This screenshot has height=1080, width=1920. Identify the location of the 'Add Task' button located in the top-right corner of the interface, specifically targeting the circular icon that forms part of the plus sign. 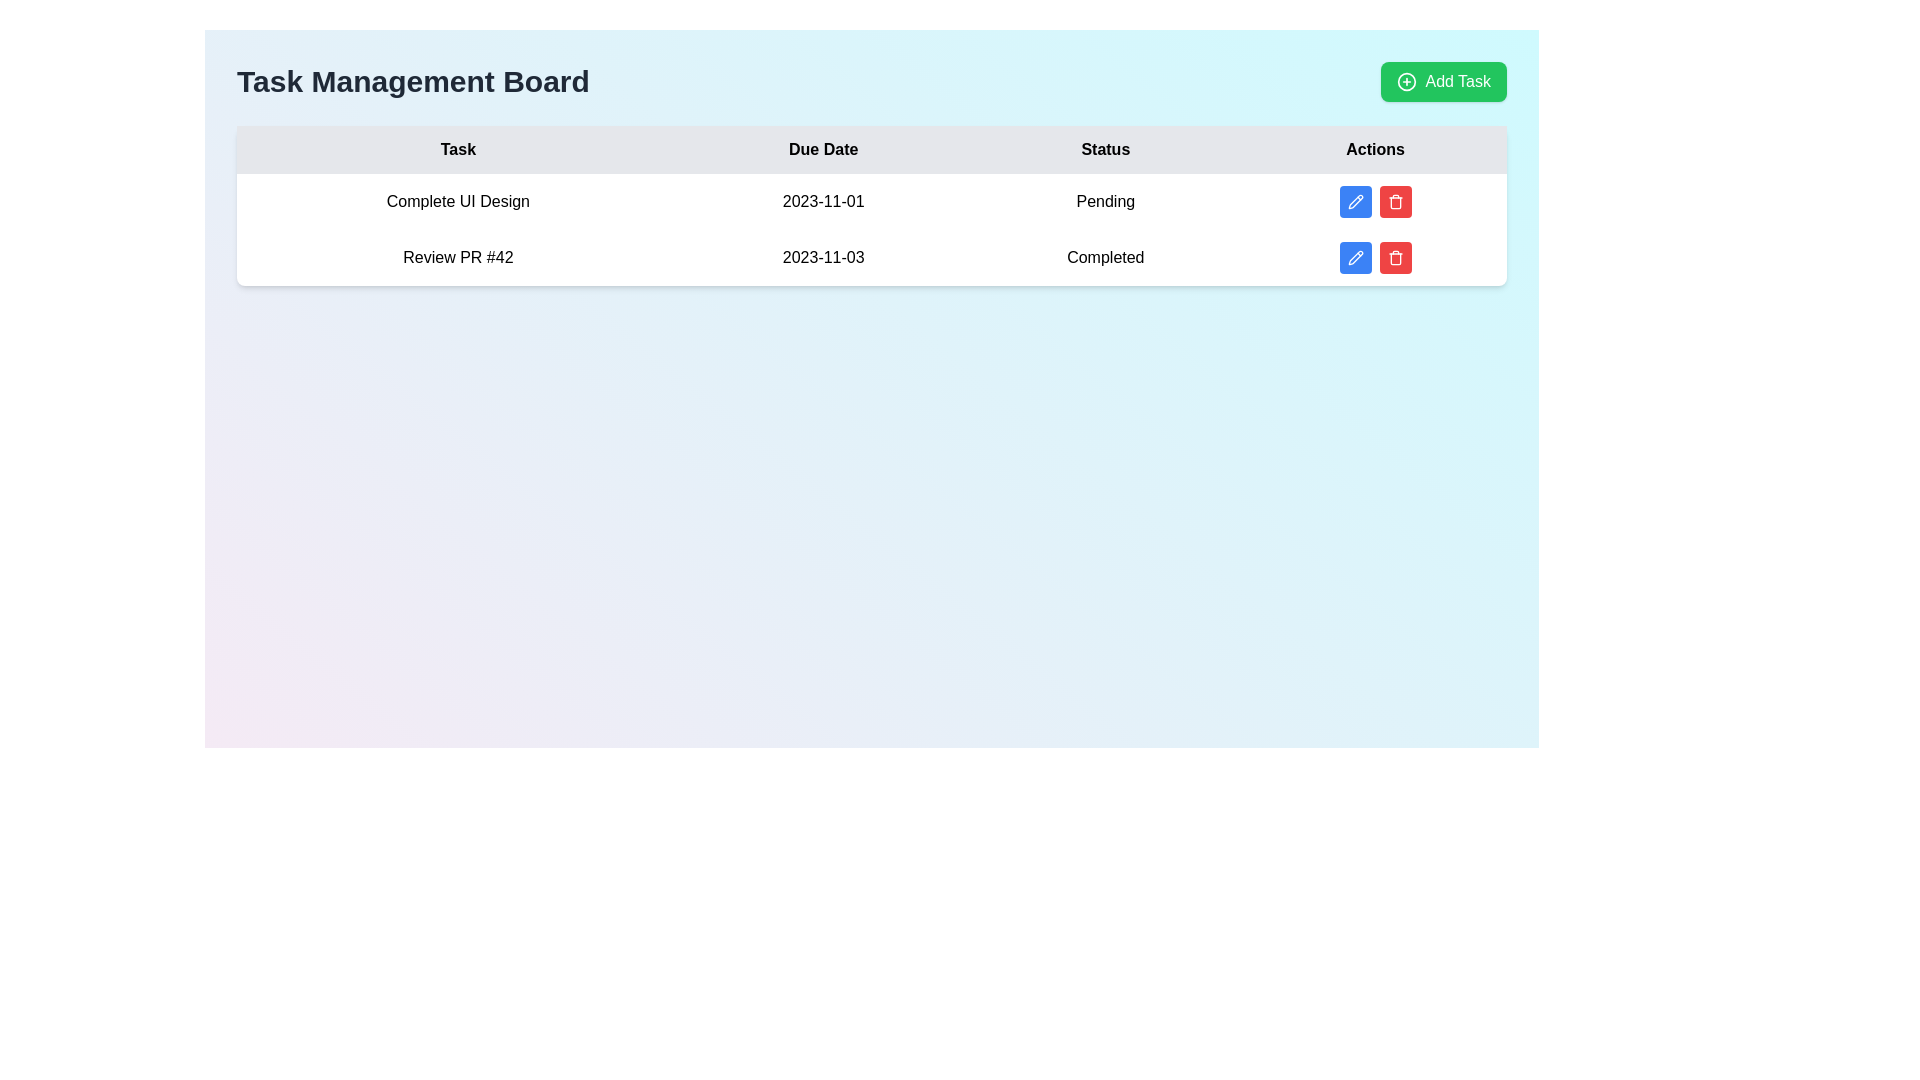
(1406, 80).